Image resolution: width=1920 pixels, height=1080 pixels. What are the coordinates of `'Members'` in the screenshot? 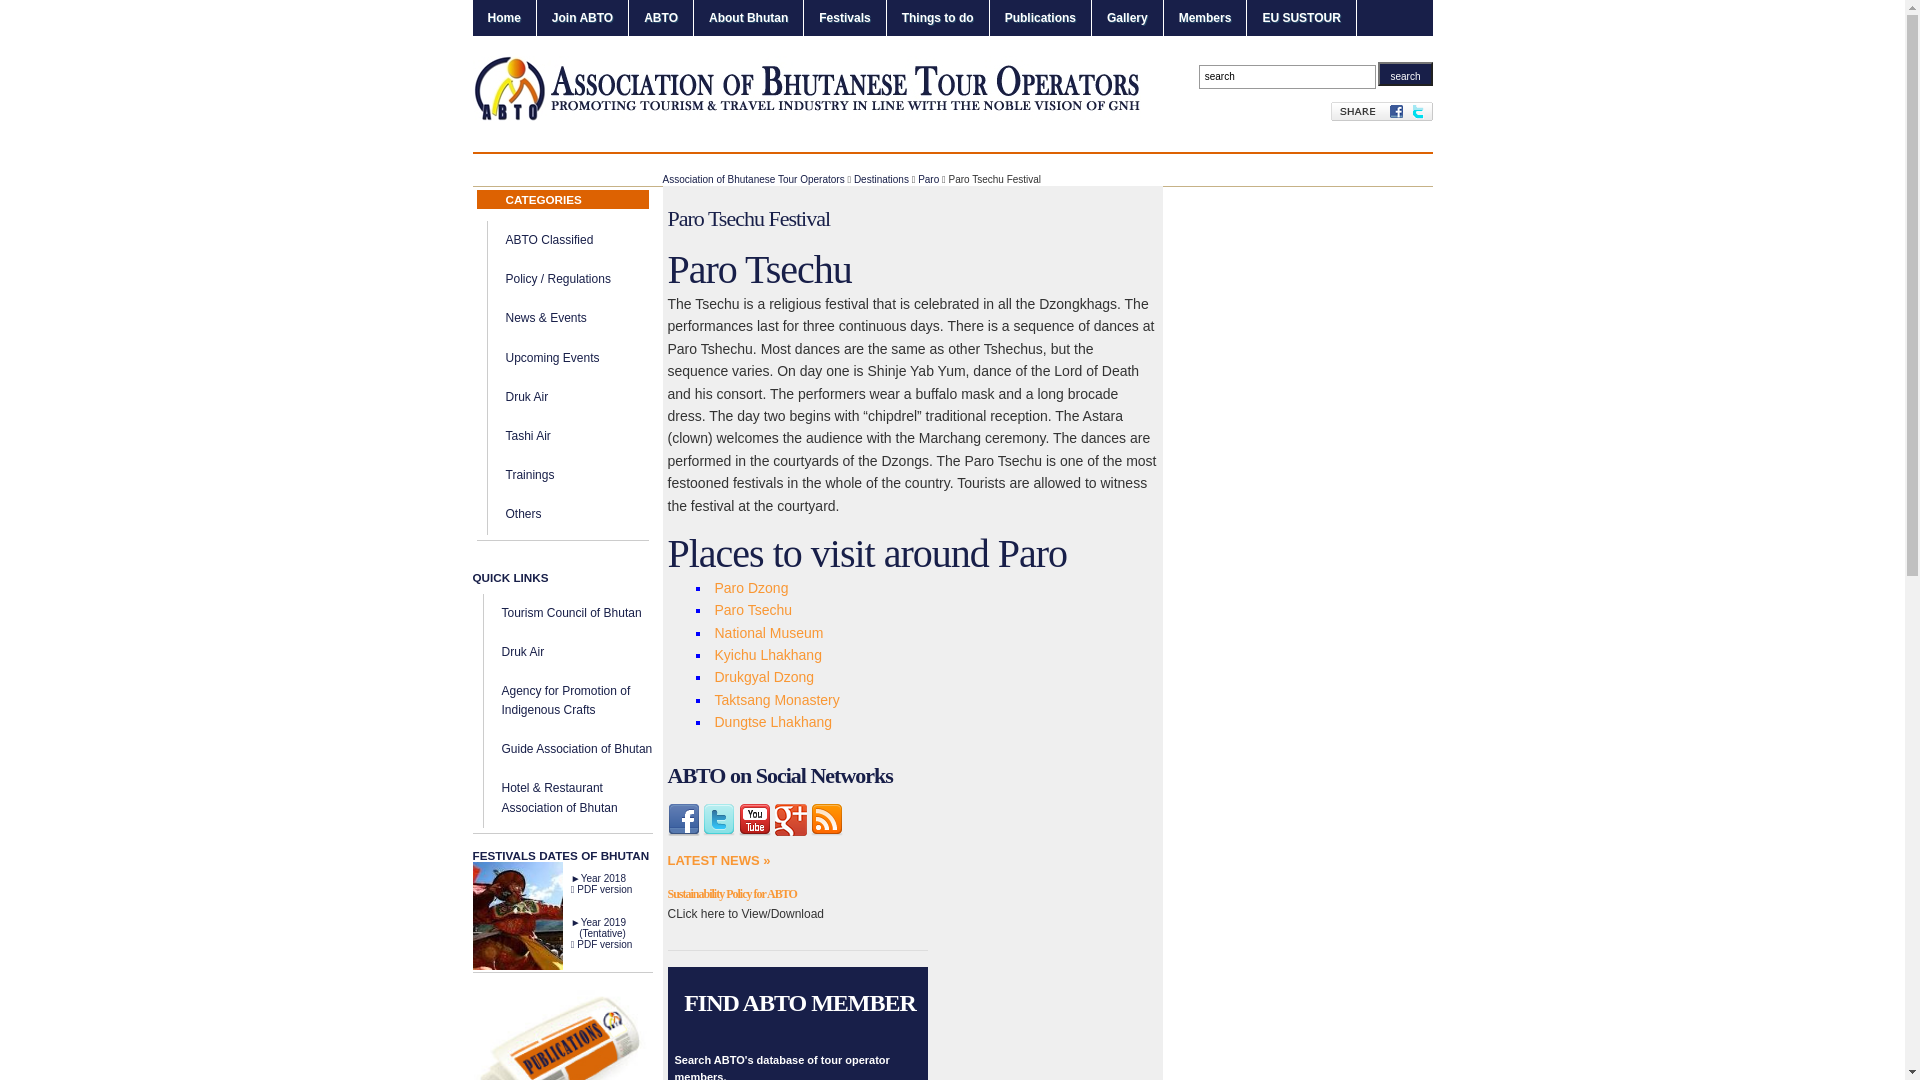 It's located at (1204, 18).